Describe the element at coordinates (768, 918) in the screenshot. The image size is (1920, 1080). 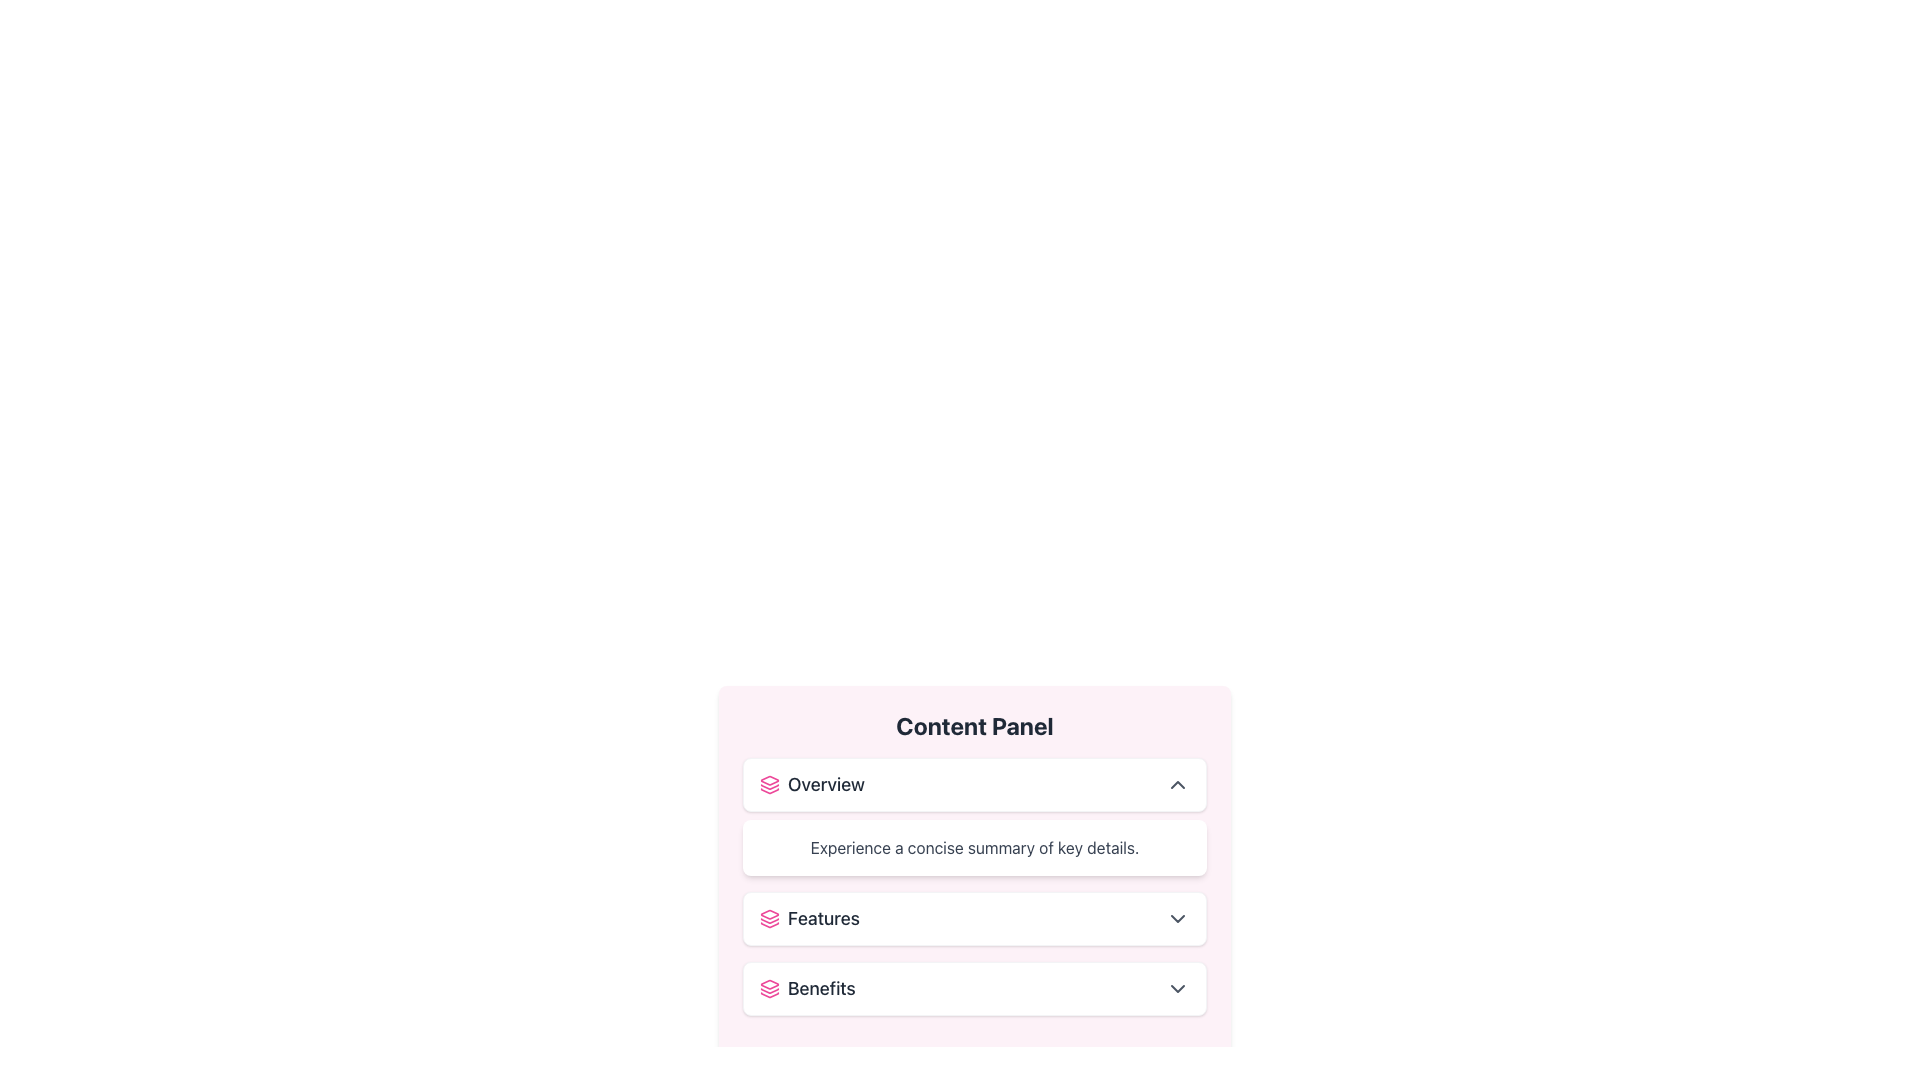
I see `the pink icon styled as a stack of layers, which is positioned to the left of the 'Features' text label` at that location.